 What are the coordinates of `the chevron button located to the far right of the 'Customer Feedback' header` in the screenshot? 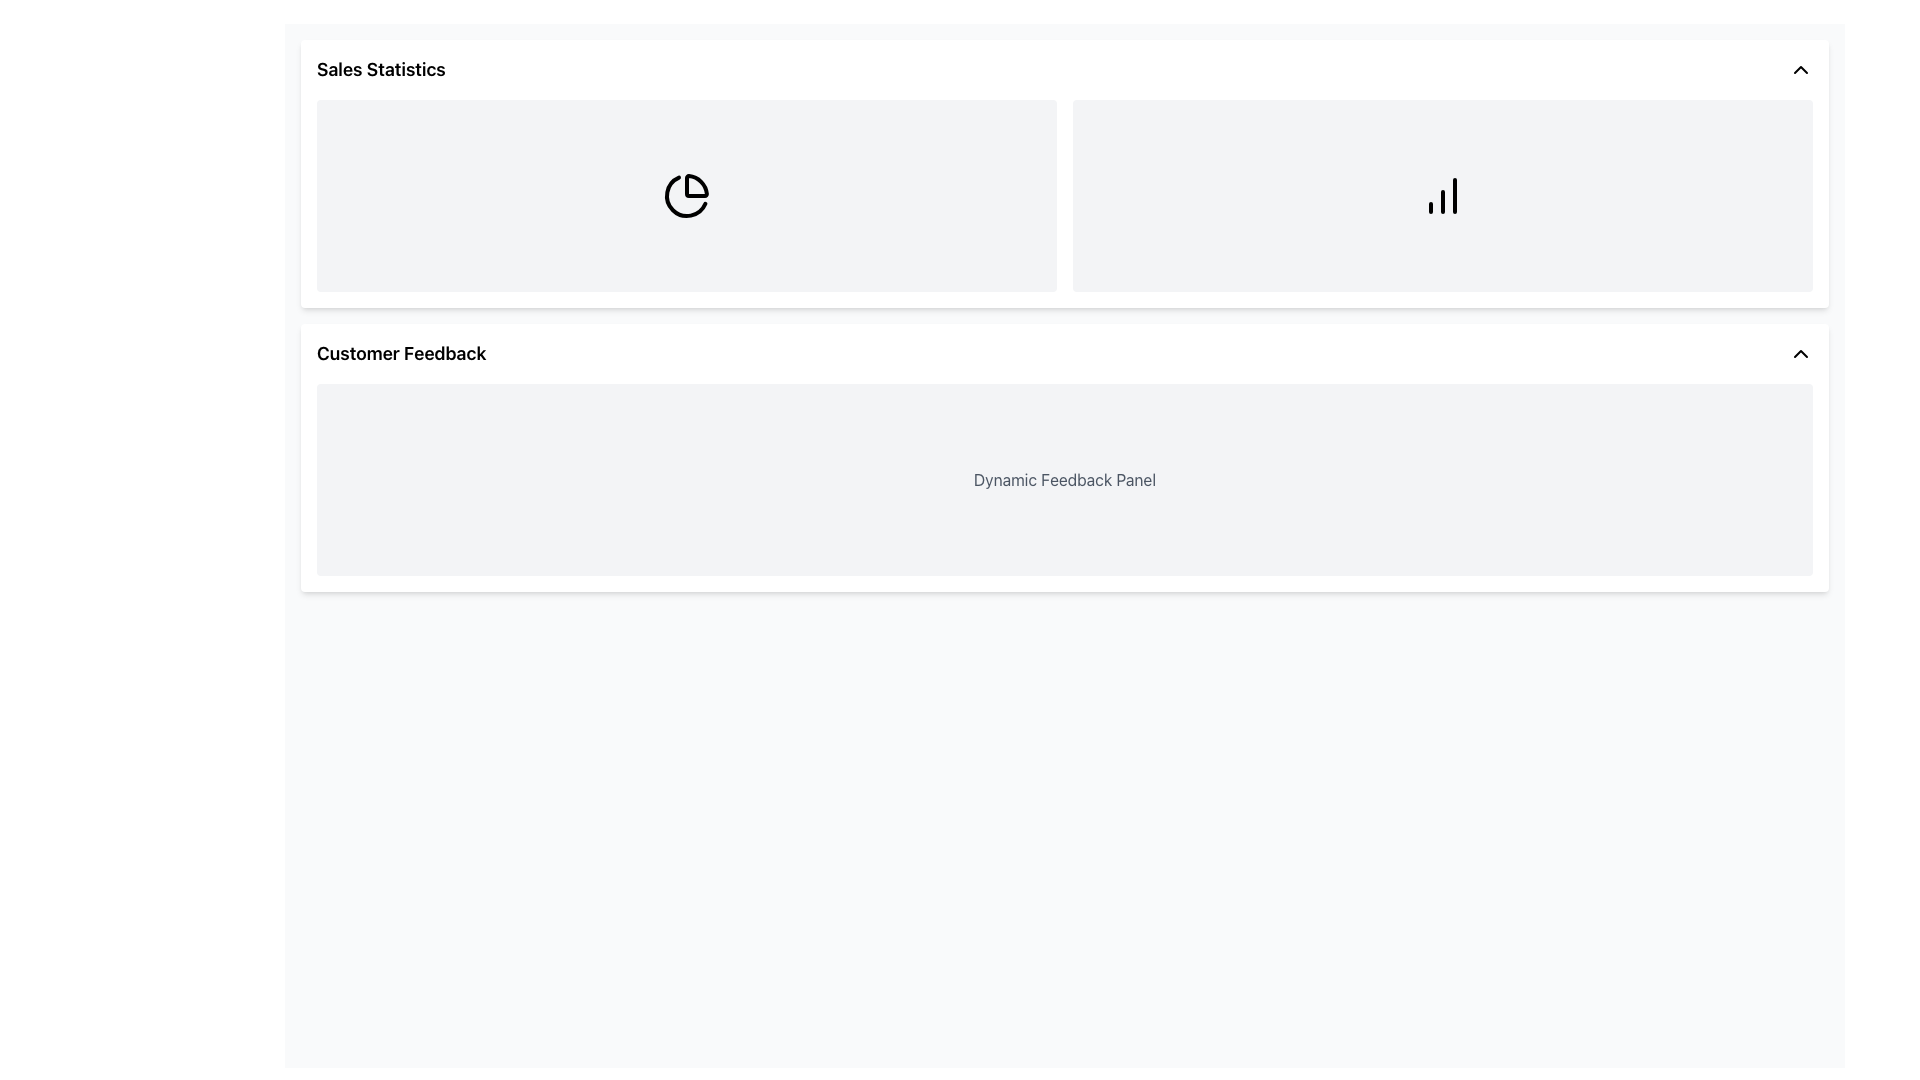 It's located at (1800, 353).